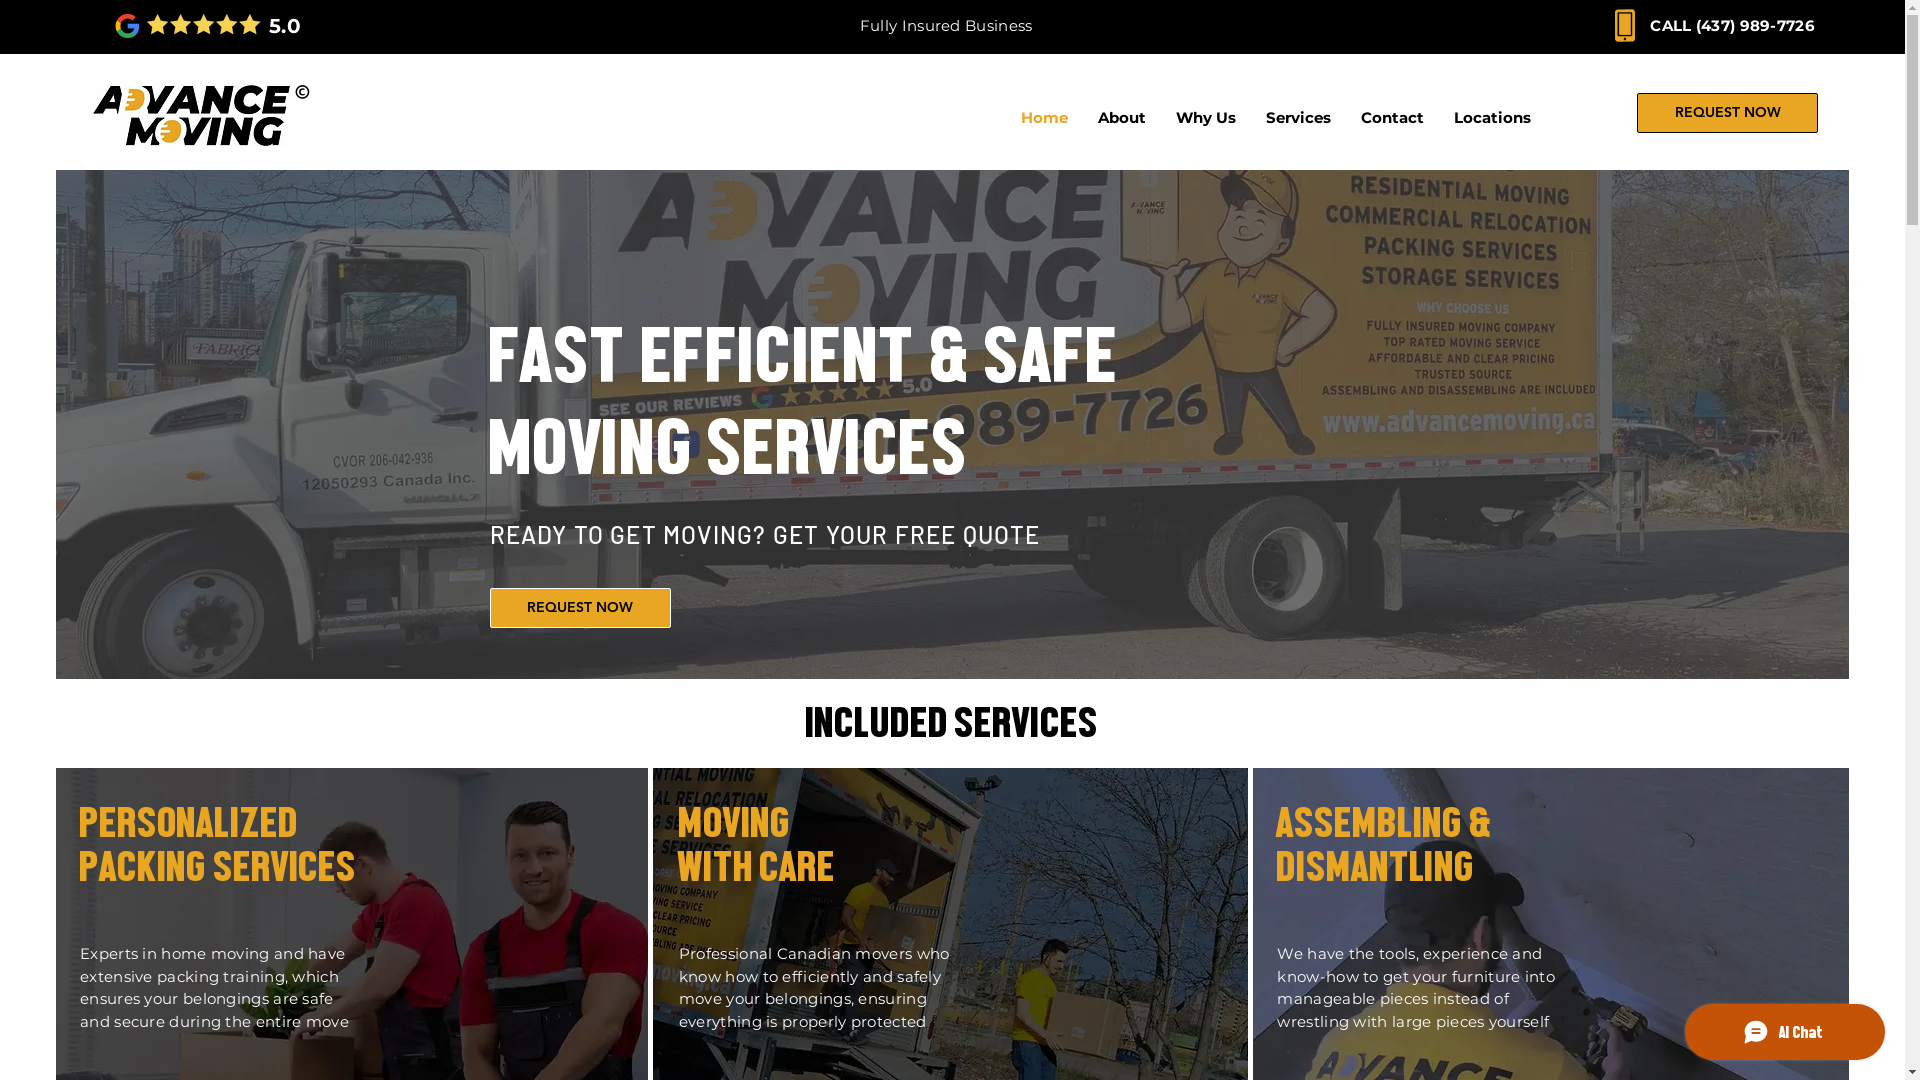 This screenshot has width=1920, height=1080. What do you see at coordinates (1043, 118) in the screenshot?
I see `'Home'` at bounding box center [1043, 118].